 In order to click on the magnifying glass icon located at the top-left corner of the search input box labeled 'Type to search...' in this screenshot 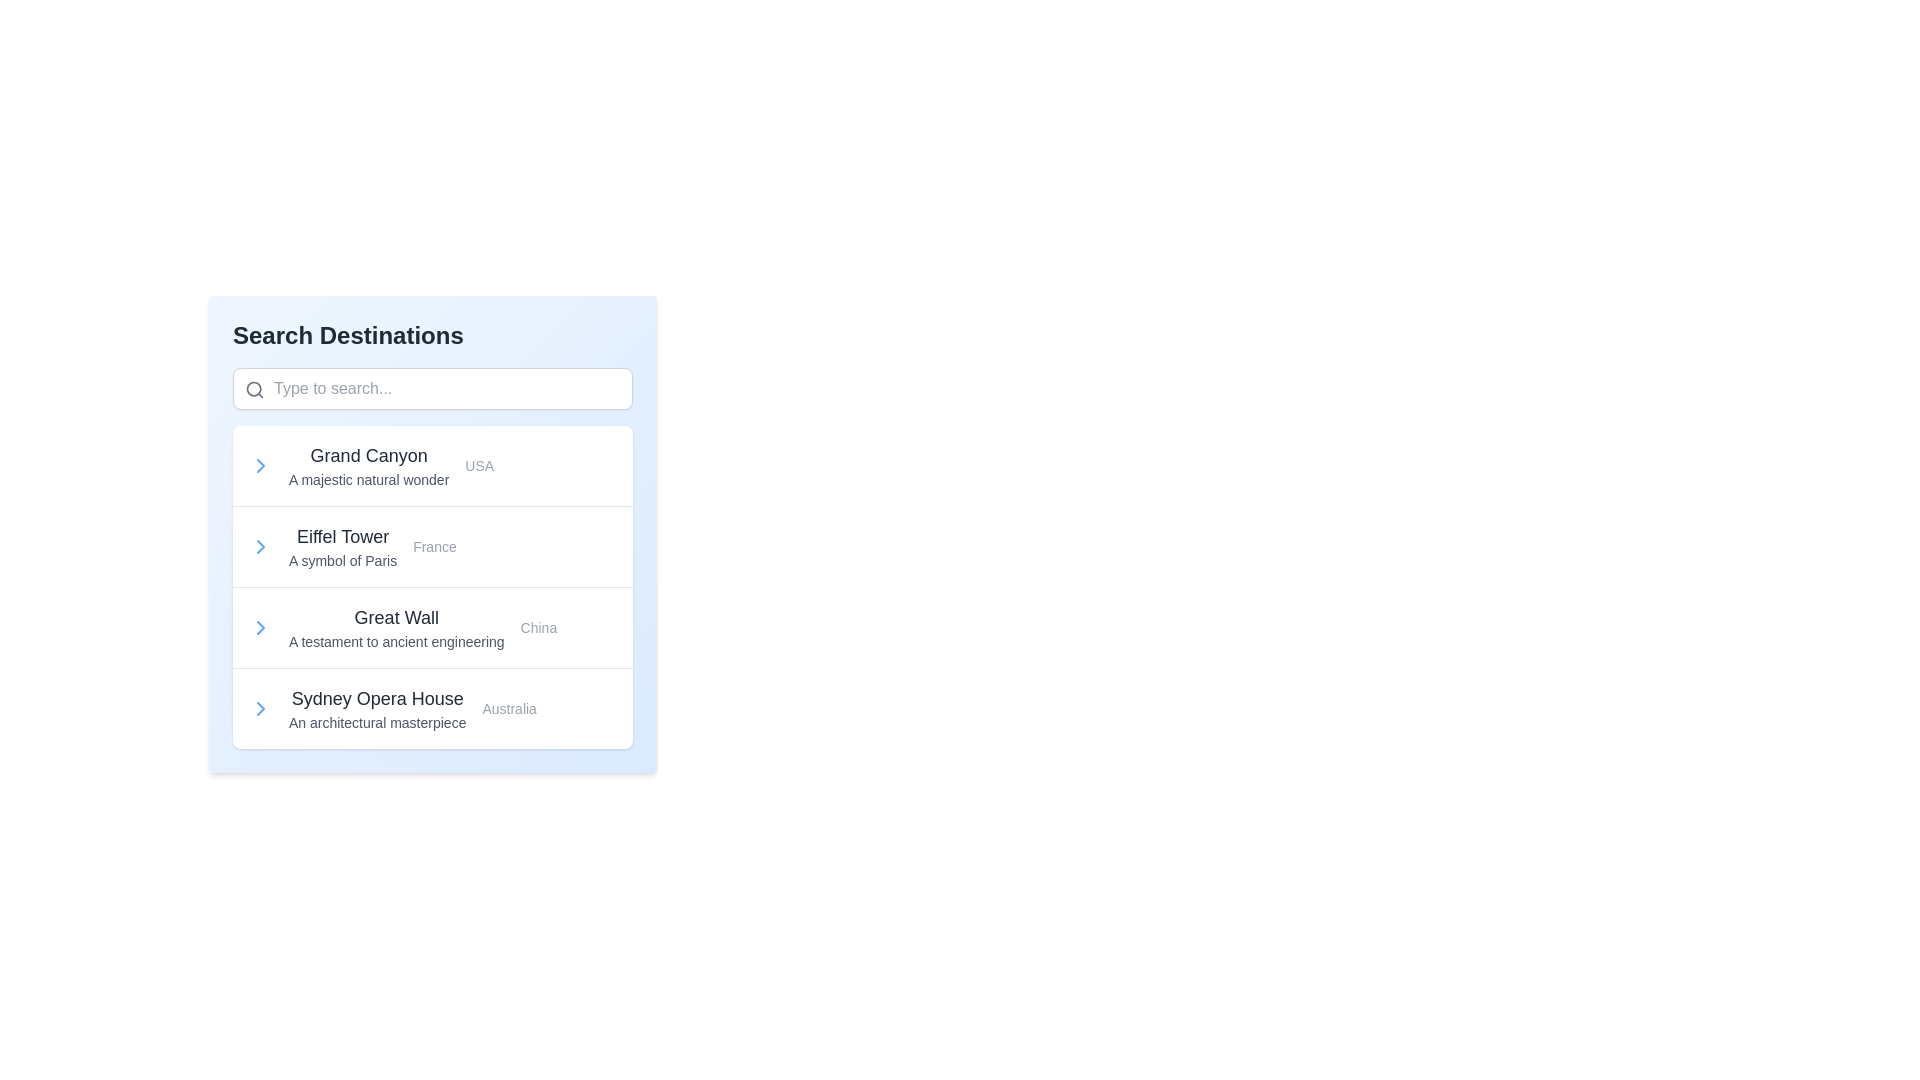, I will do `click(253, 389)`.